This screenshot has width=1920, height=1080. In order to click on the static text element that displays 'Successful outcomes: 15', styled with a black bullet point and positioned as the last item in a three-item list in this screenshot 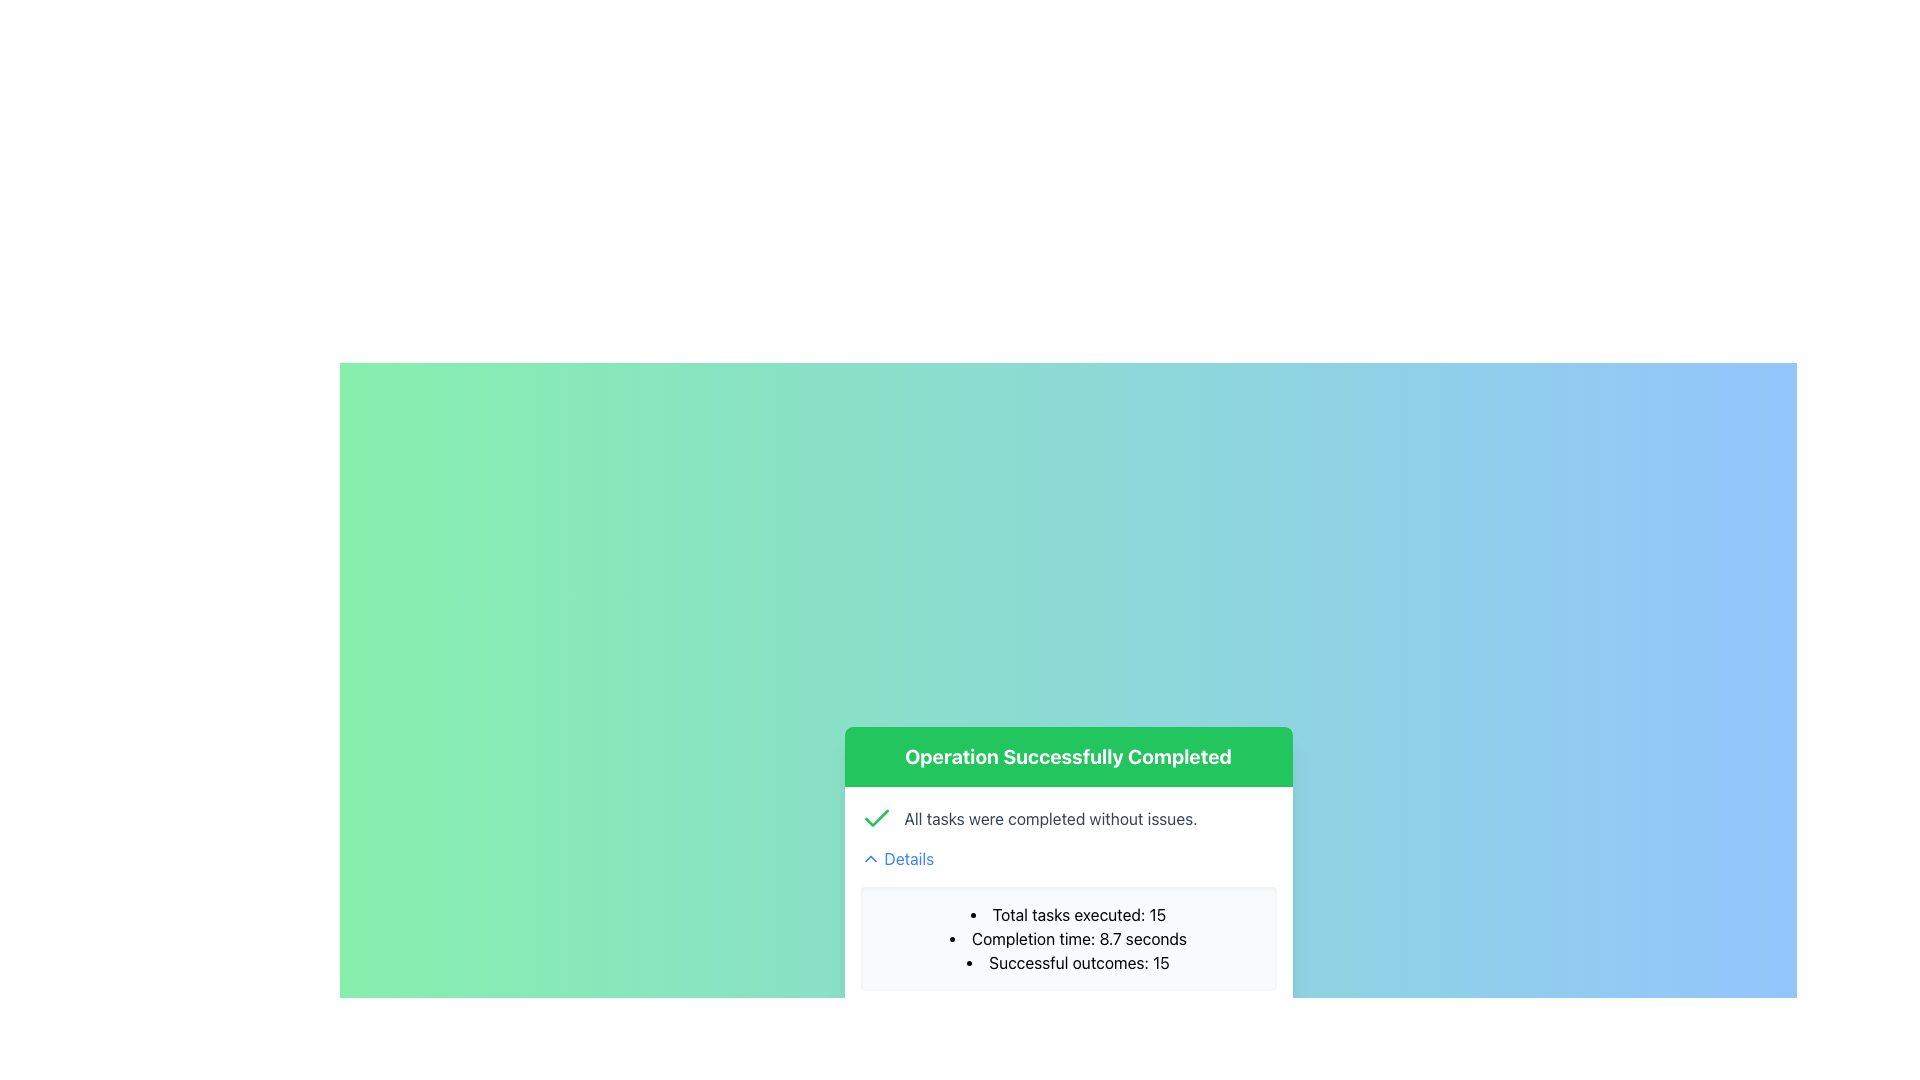, I will do `click(1067, 962)`.